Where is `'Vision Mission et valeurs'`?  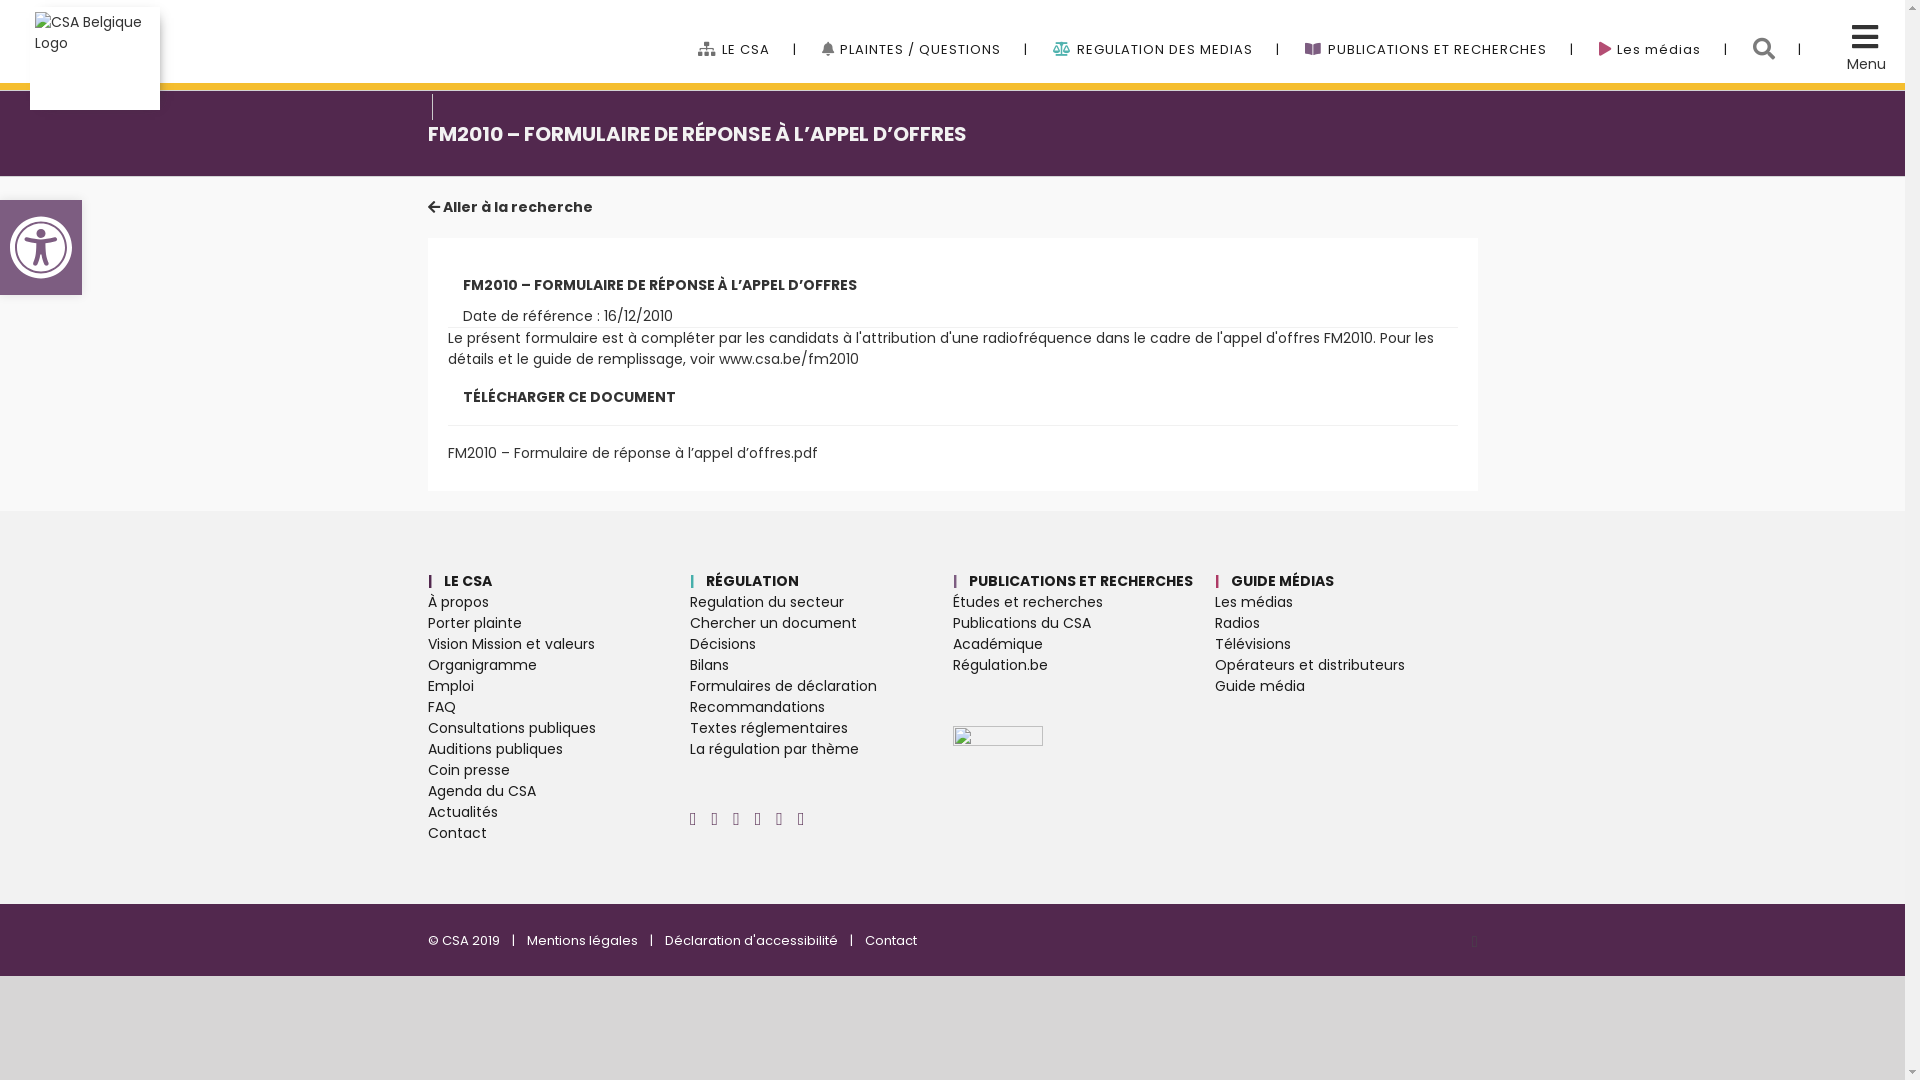 'Vision Mission et valeurs' is located at coordinates (559, 644).